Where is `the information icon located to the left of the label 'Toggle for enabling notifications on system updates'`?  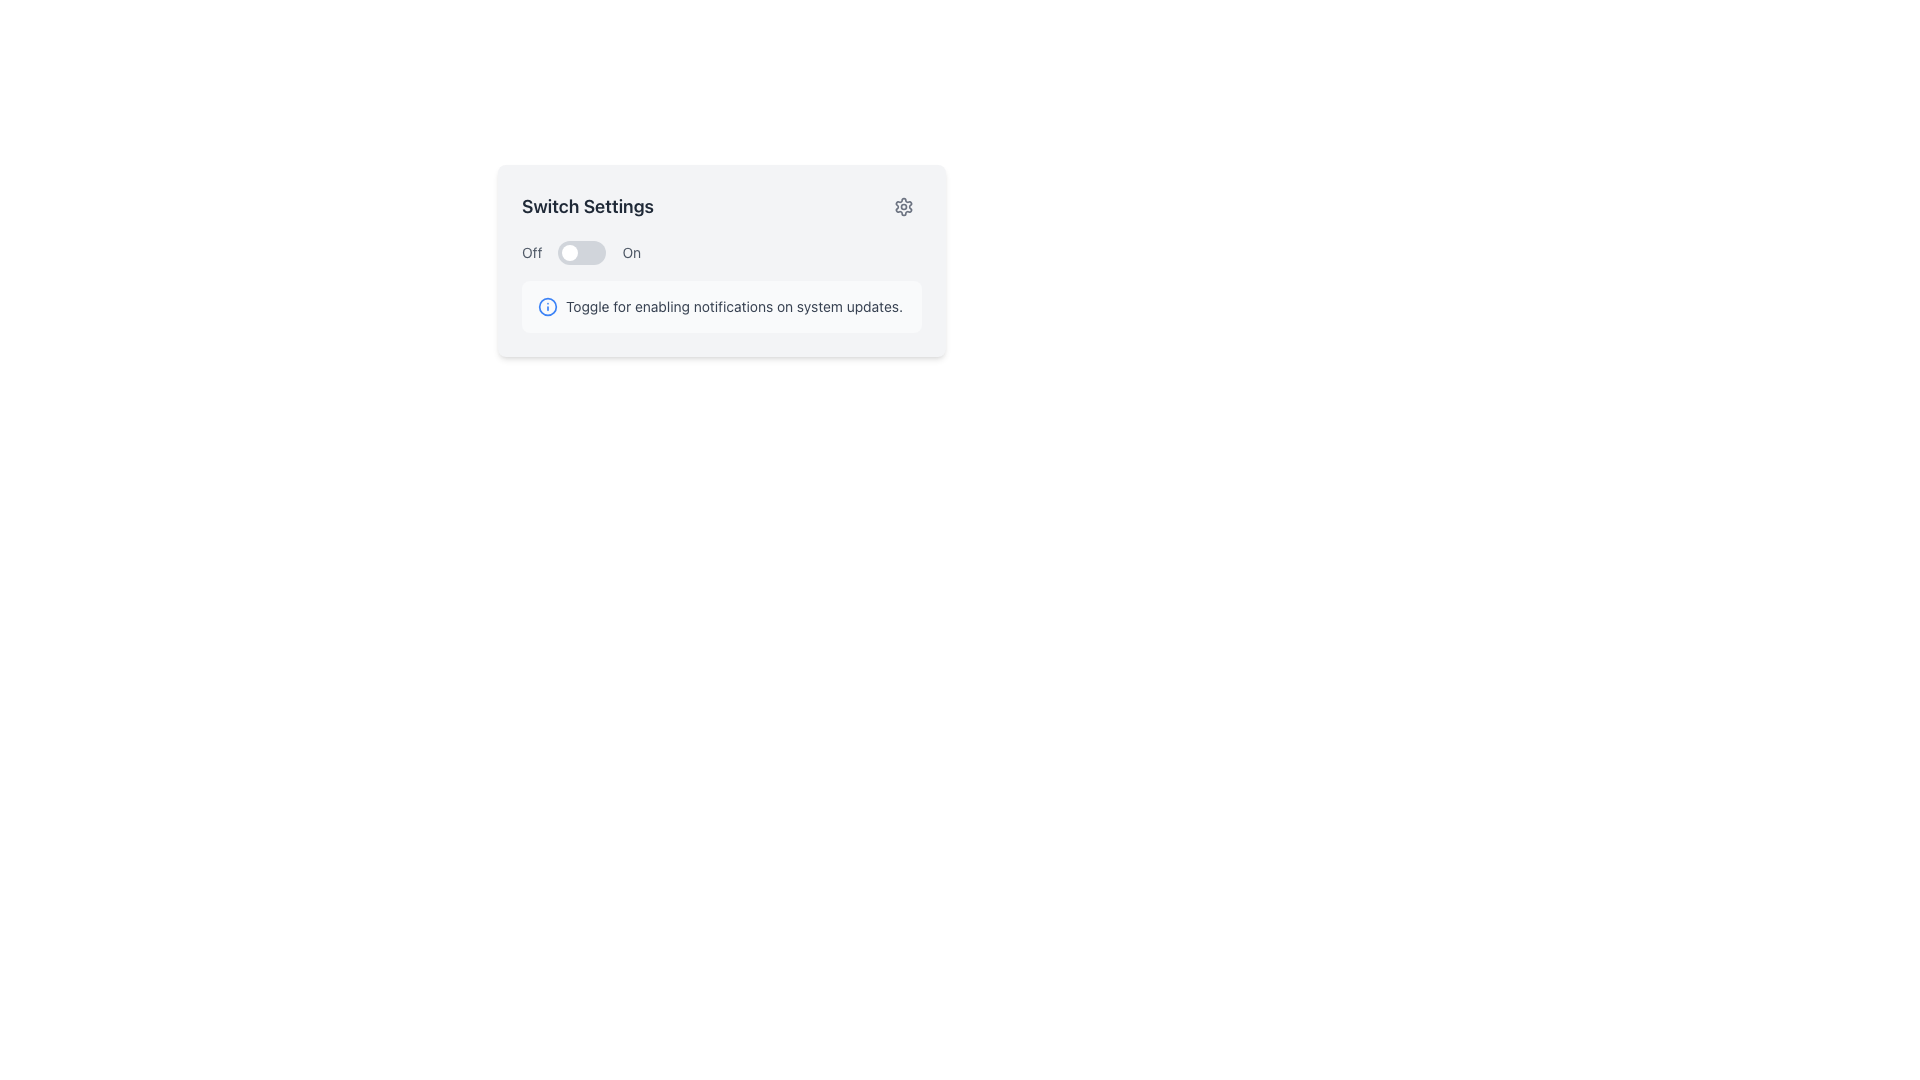 the information icon located to the left of the label 'Toggle for enabling notifications on system updates' is located at coordinates (547, 307).